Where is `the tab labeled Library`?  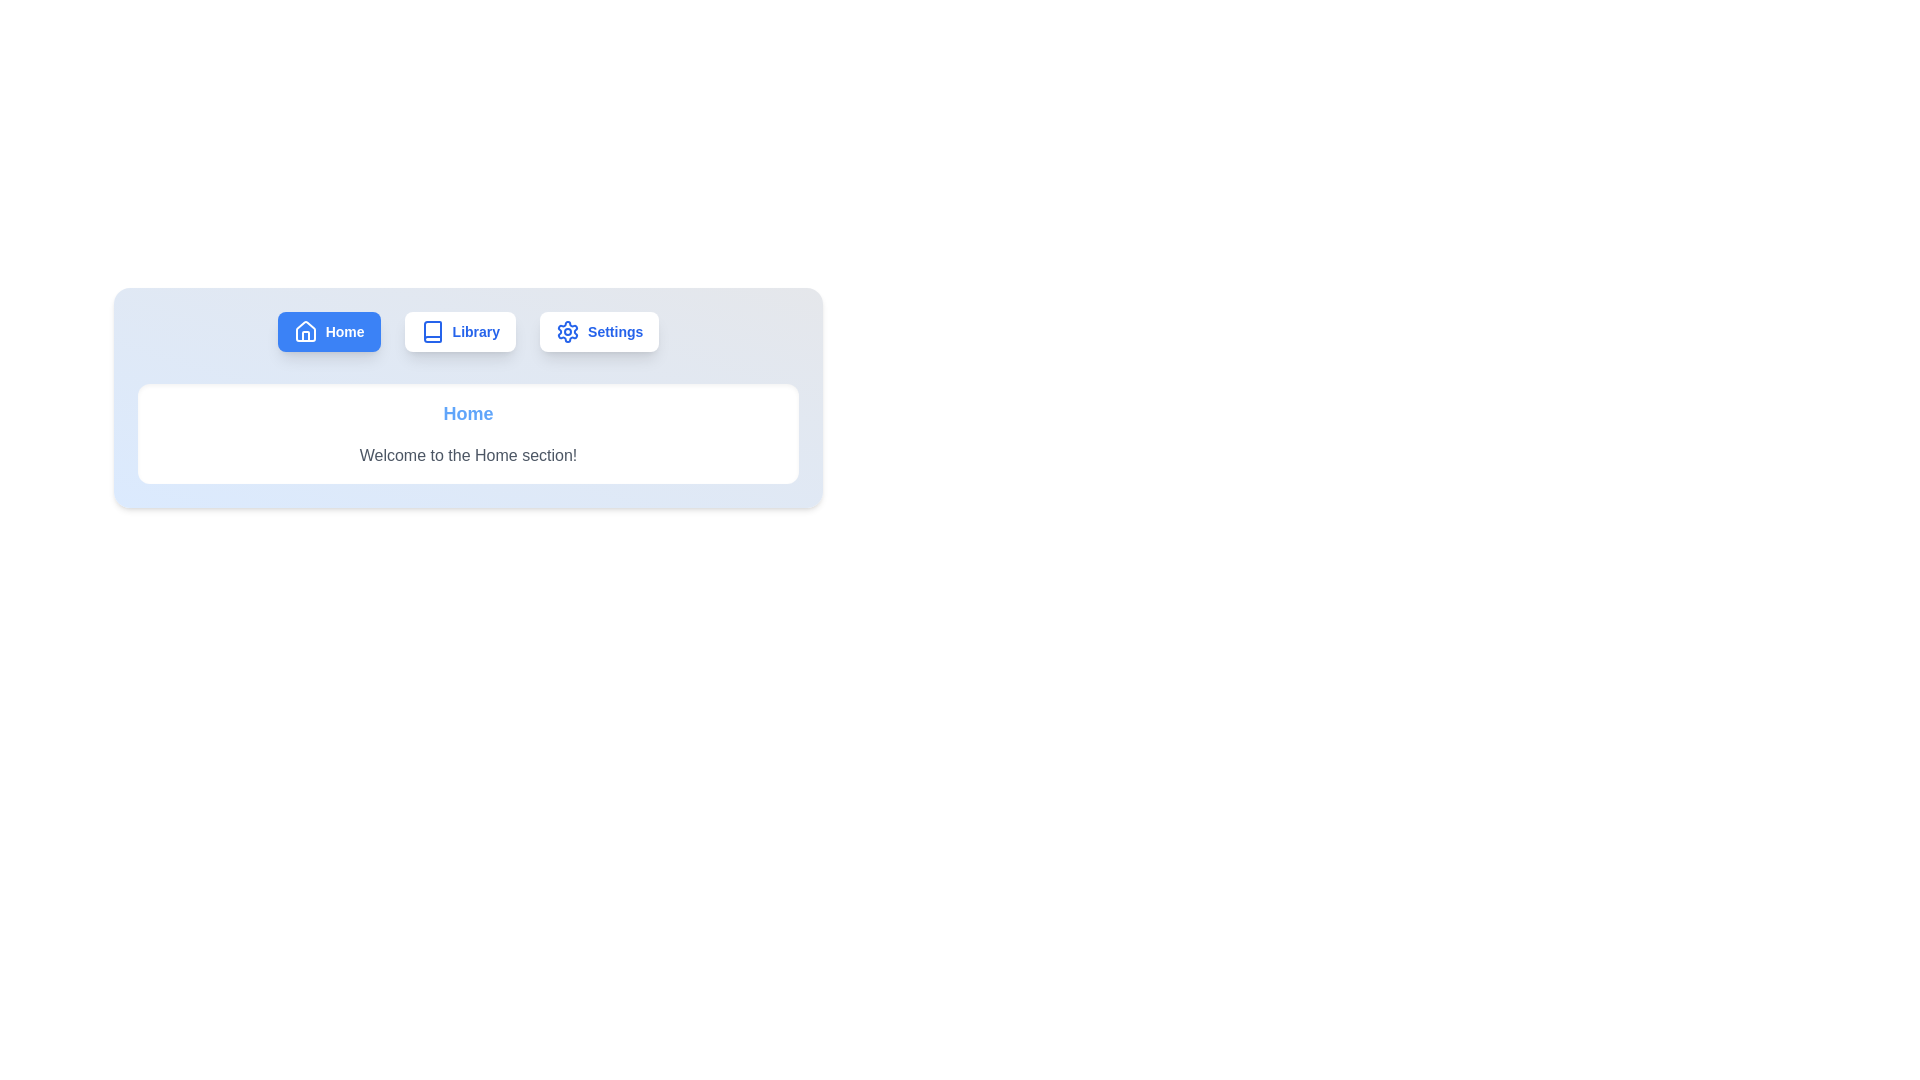 the tab labeled Library is located at coordinates (459, 330).